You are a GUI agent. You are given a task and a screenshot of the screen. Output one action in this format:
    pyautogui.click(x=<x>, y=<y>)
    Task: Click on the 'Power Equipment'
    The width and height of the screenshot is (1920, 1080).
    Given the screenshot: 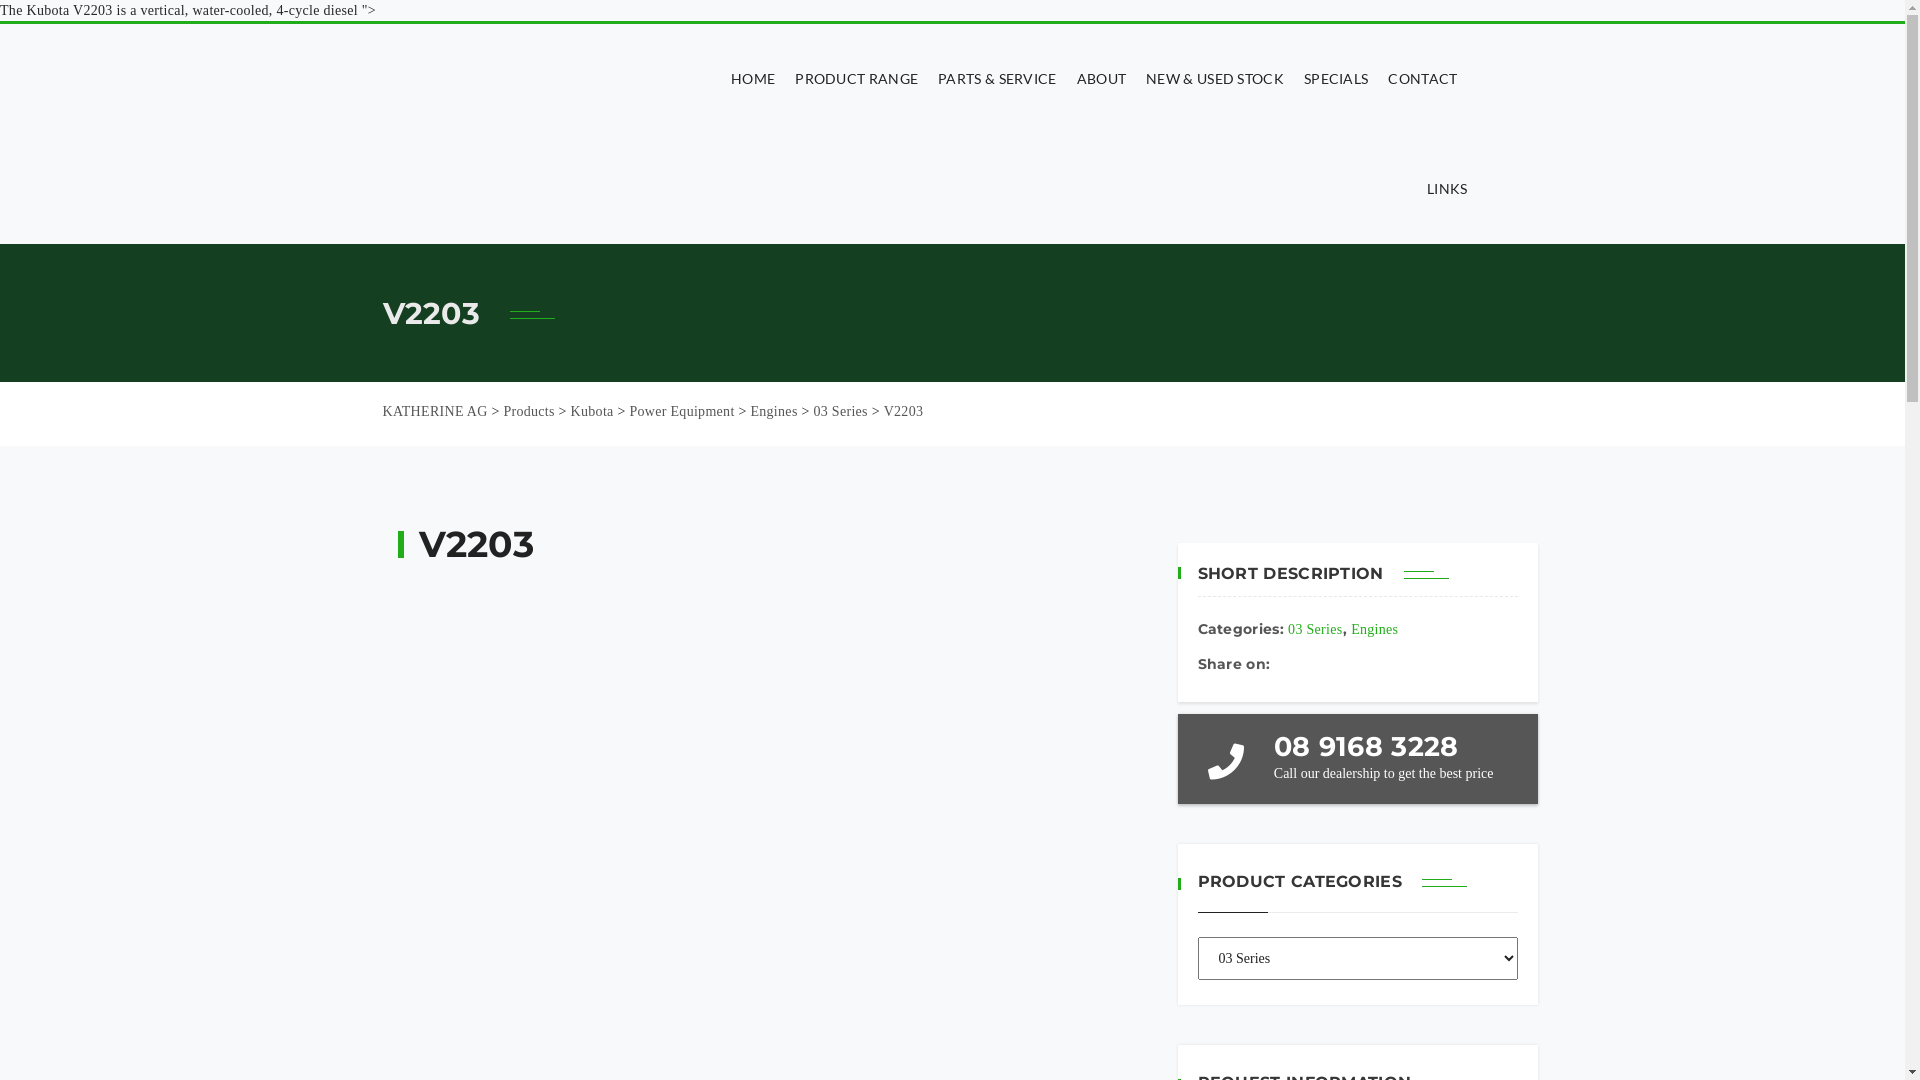 What is the action you would take?
    pyautogui.click(x=681, y=410)
    